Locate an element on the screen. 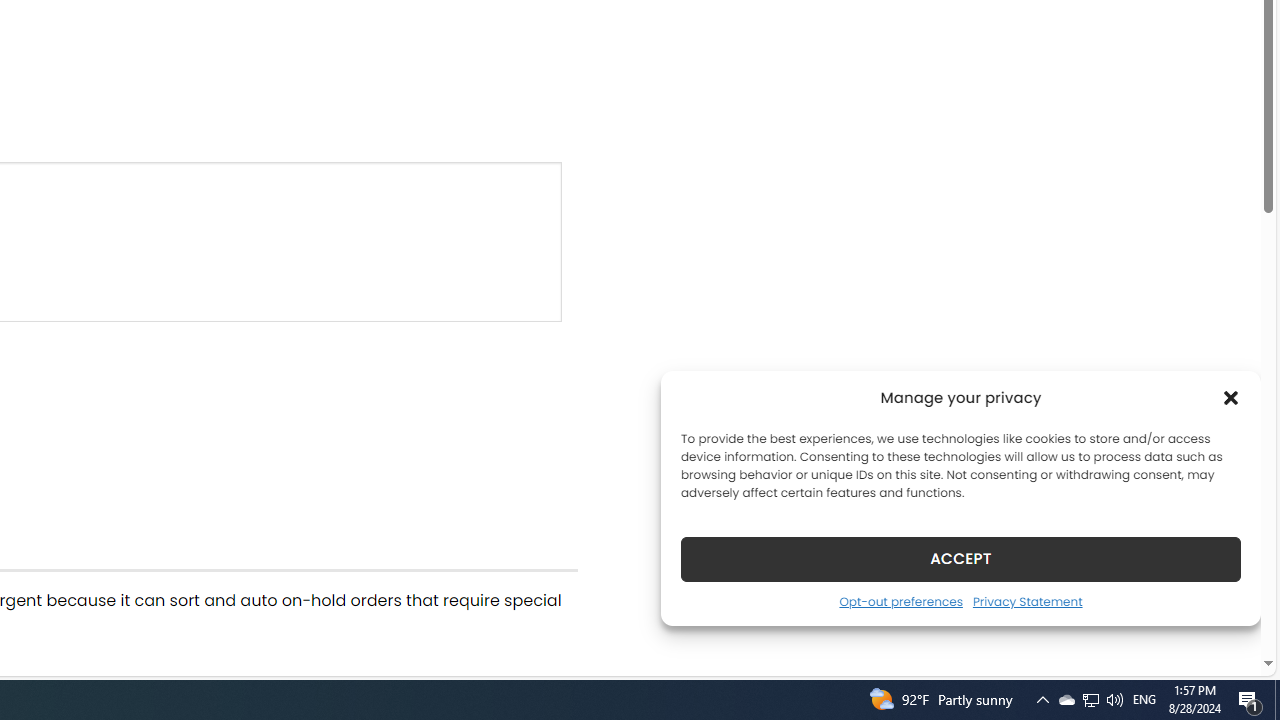 The image size is (1280, 720). 'Class: cmplz-close' is located at coordinates (1230, 397).